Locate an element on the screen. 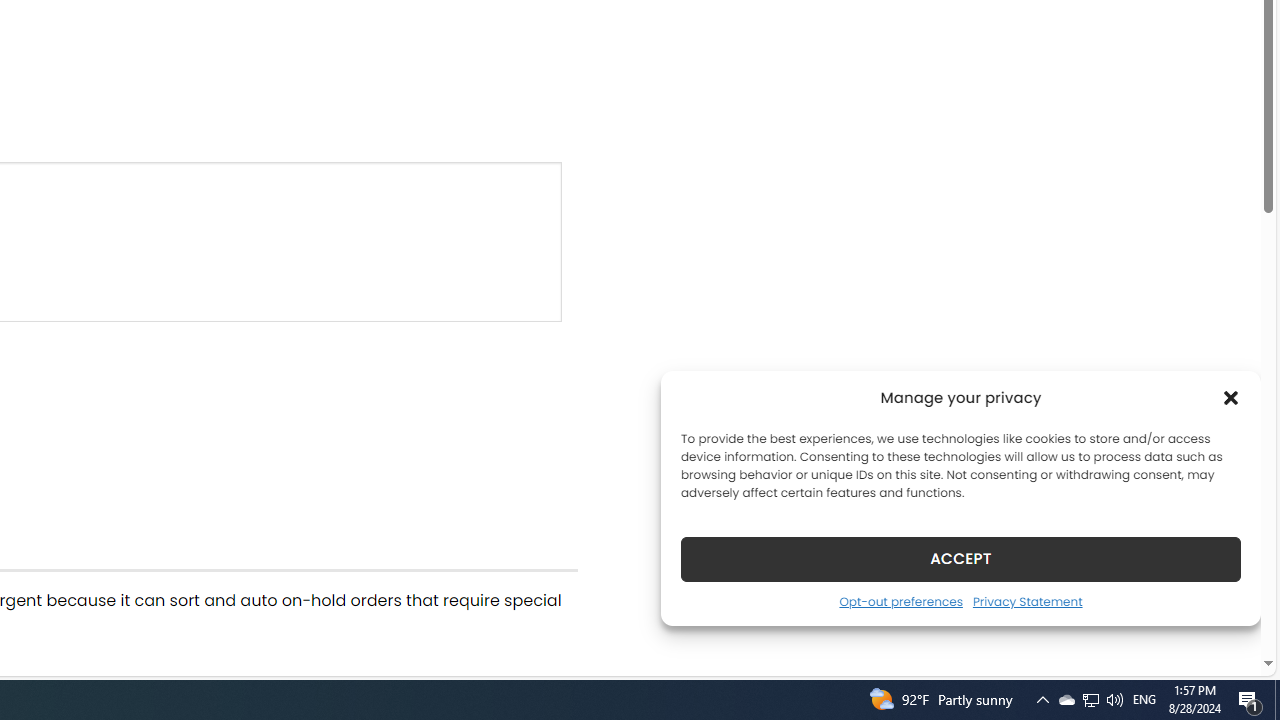 The image size is (1280, 720). 'Class: cmplz-close' is located at coordinates (1230, 397).